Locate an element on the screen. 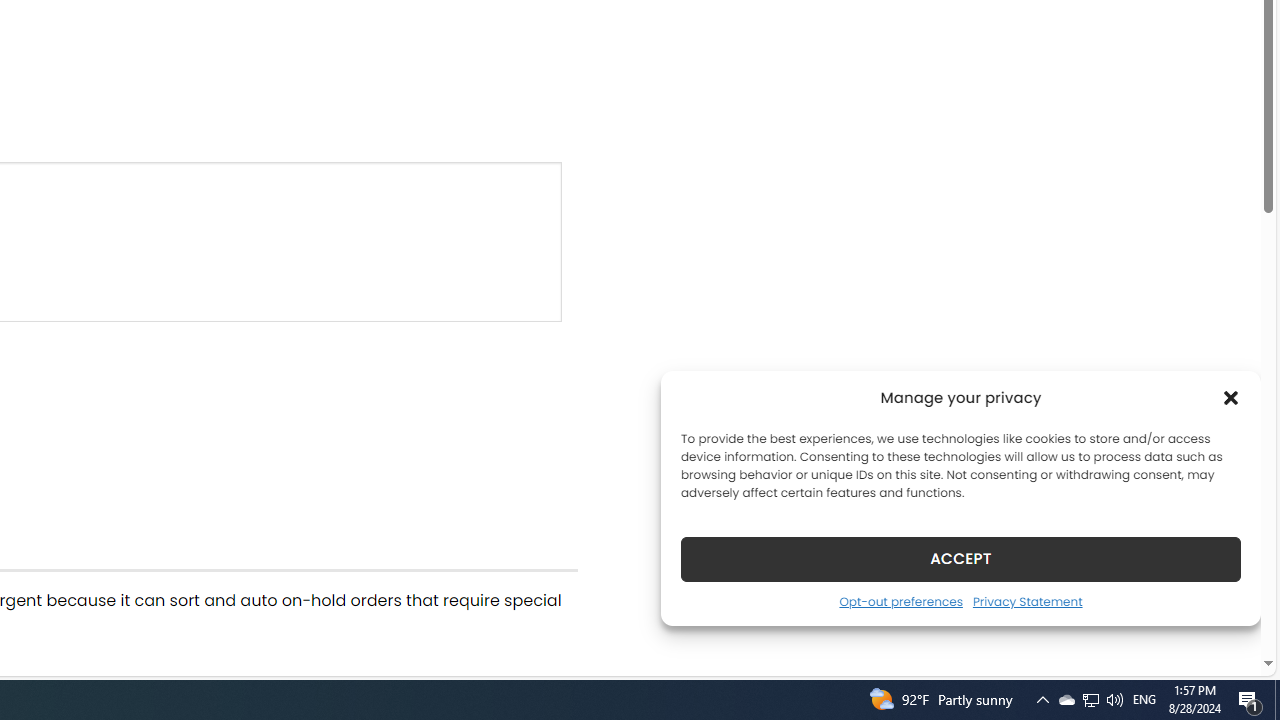 The image size is (1280, 720). 'Class: cmplz-close' is located at coordinates (1230, 397).